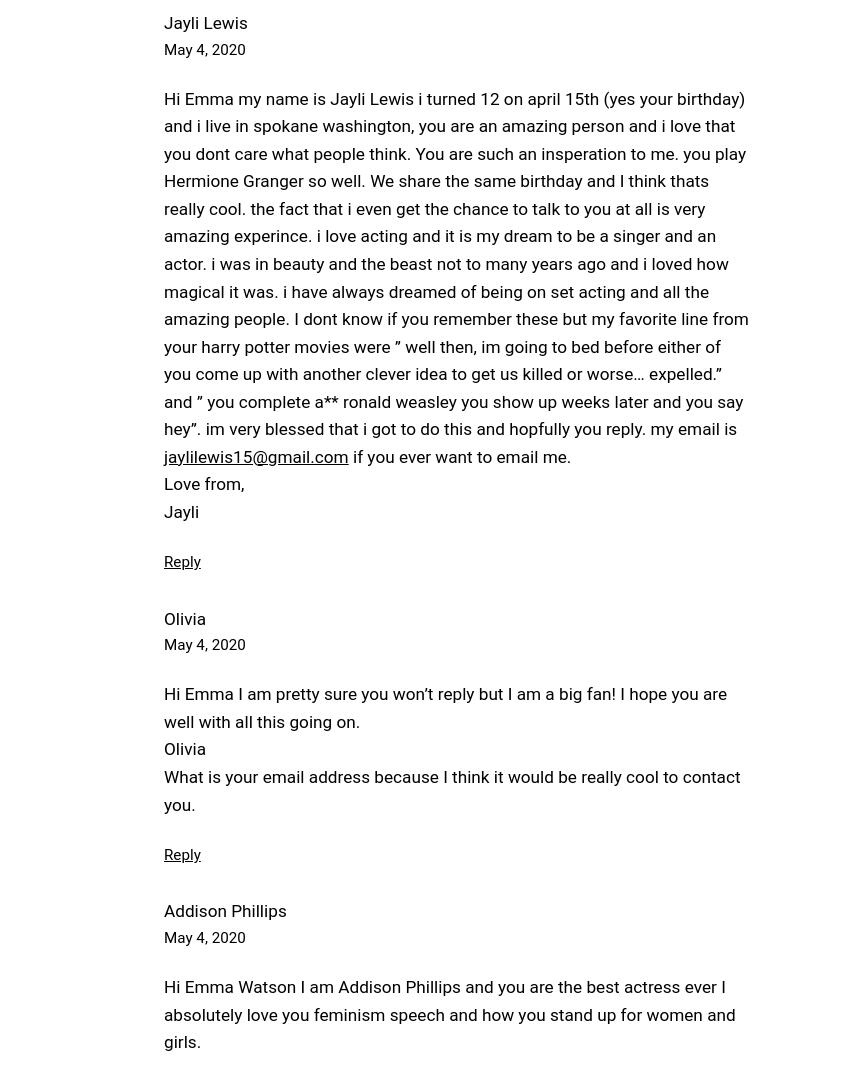 Image resolution: width=850 pixels, height=1074 pixels. Describe the element at coordinates (255, 455) in the screenshot. I see `'jaylilewis15@gmail.com'` at that location.